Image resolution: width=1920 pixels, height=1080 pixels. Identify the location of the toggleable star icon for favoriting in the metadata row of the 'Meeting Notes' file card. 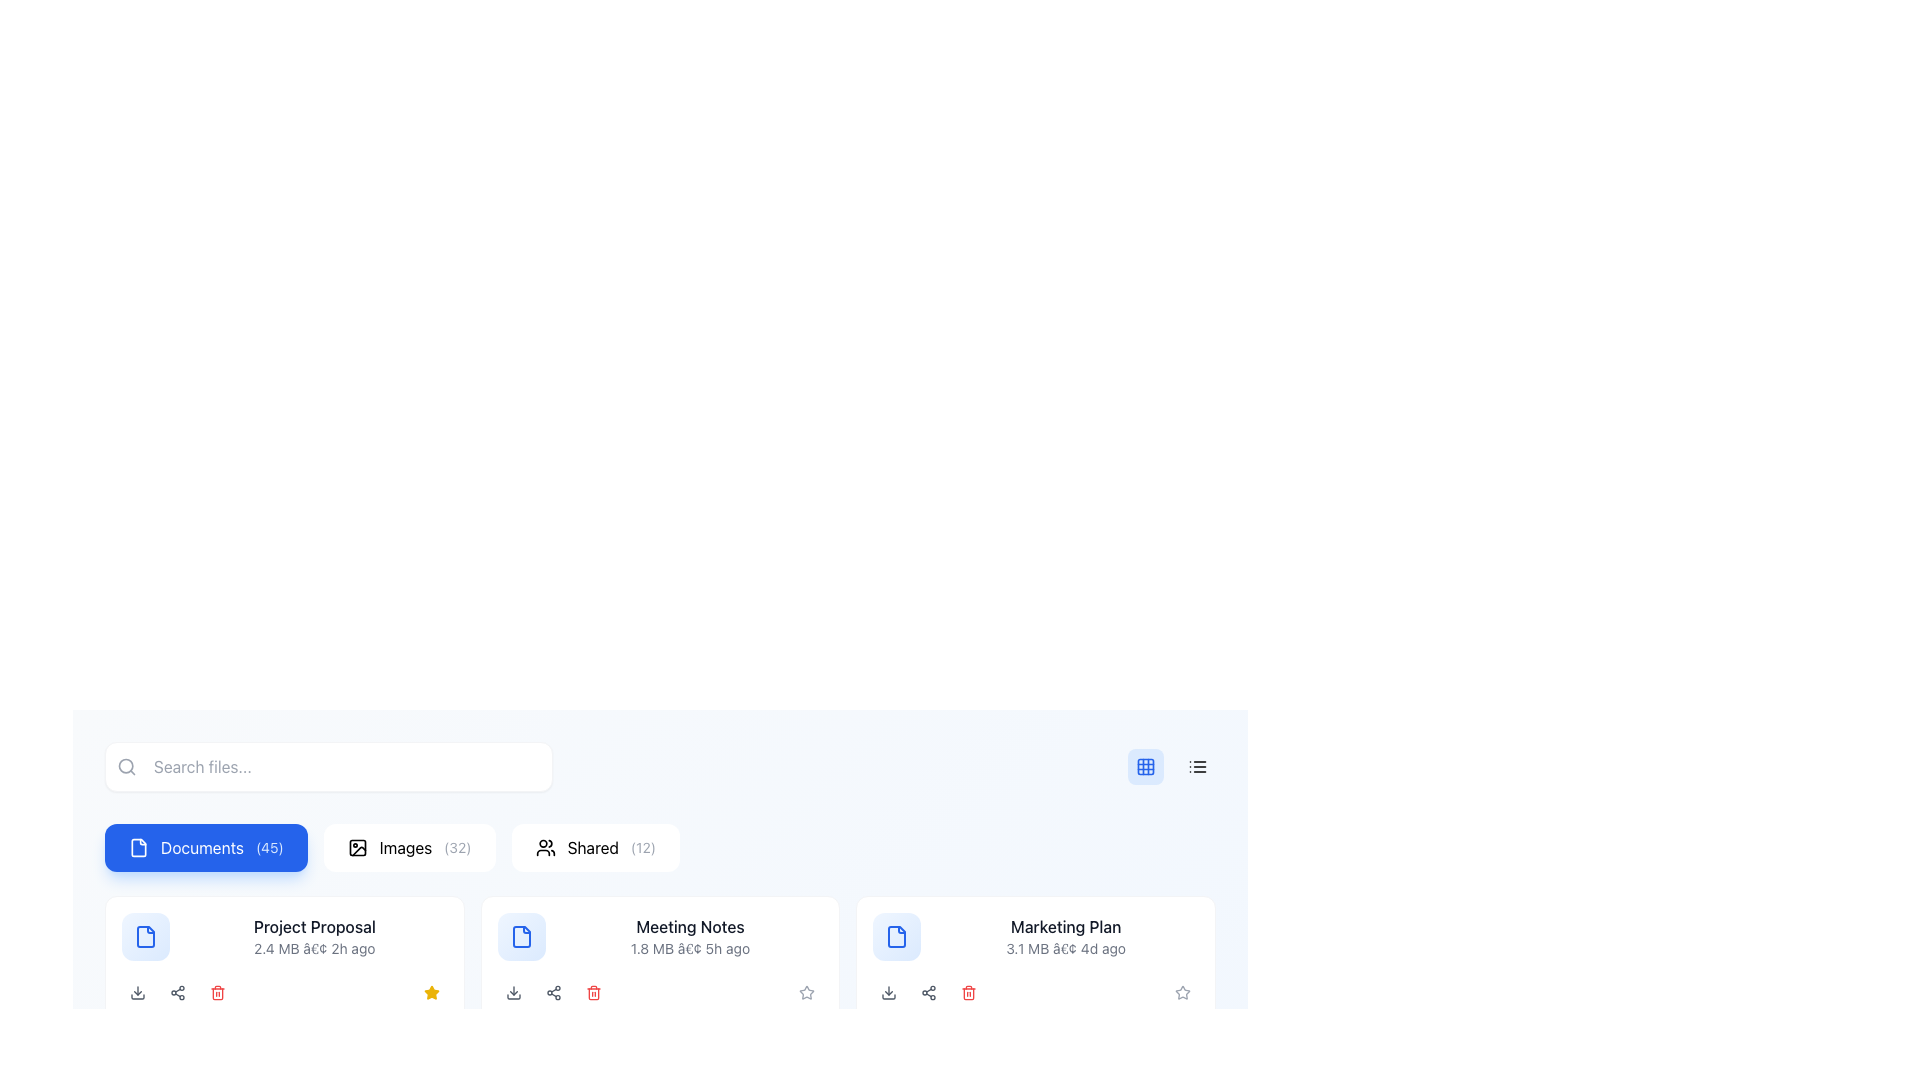
(430, 992).